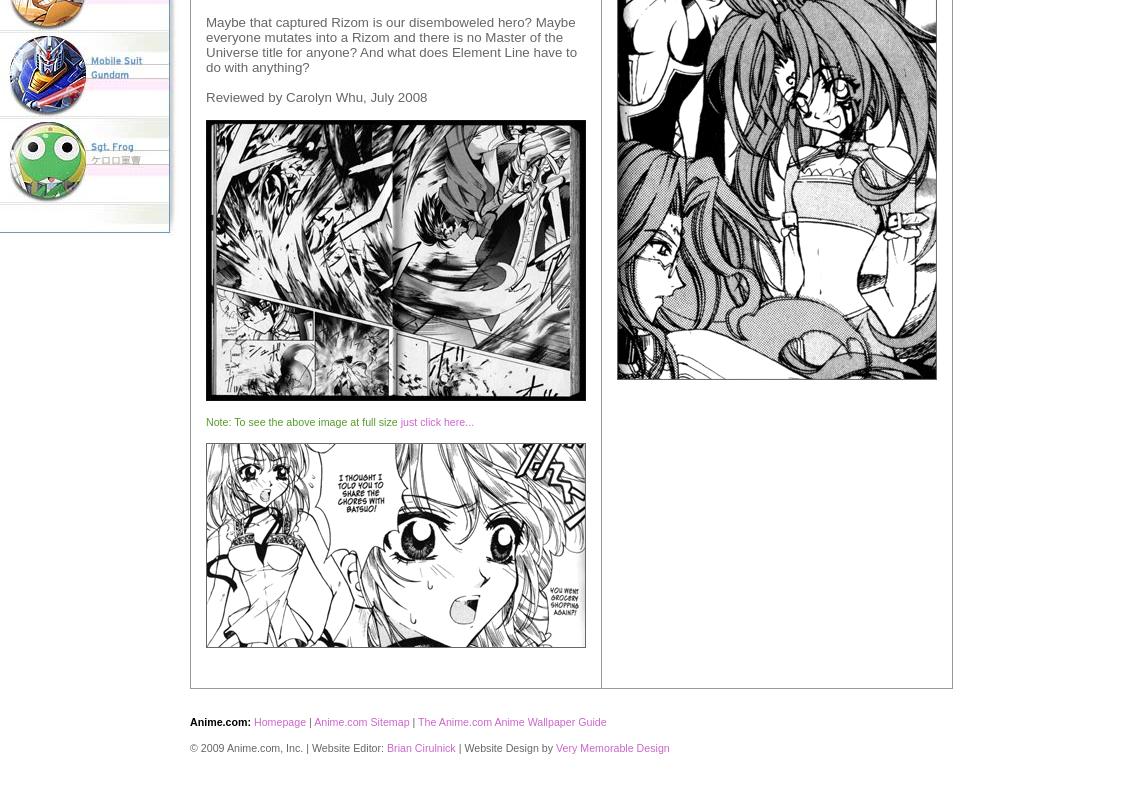  What do you see at coordinates (504, 748) in the screenshot?
I see `'| Website Design by'` at bounding box center [504, 748].